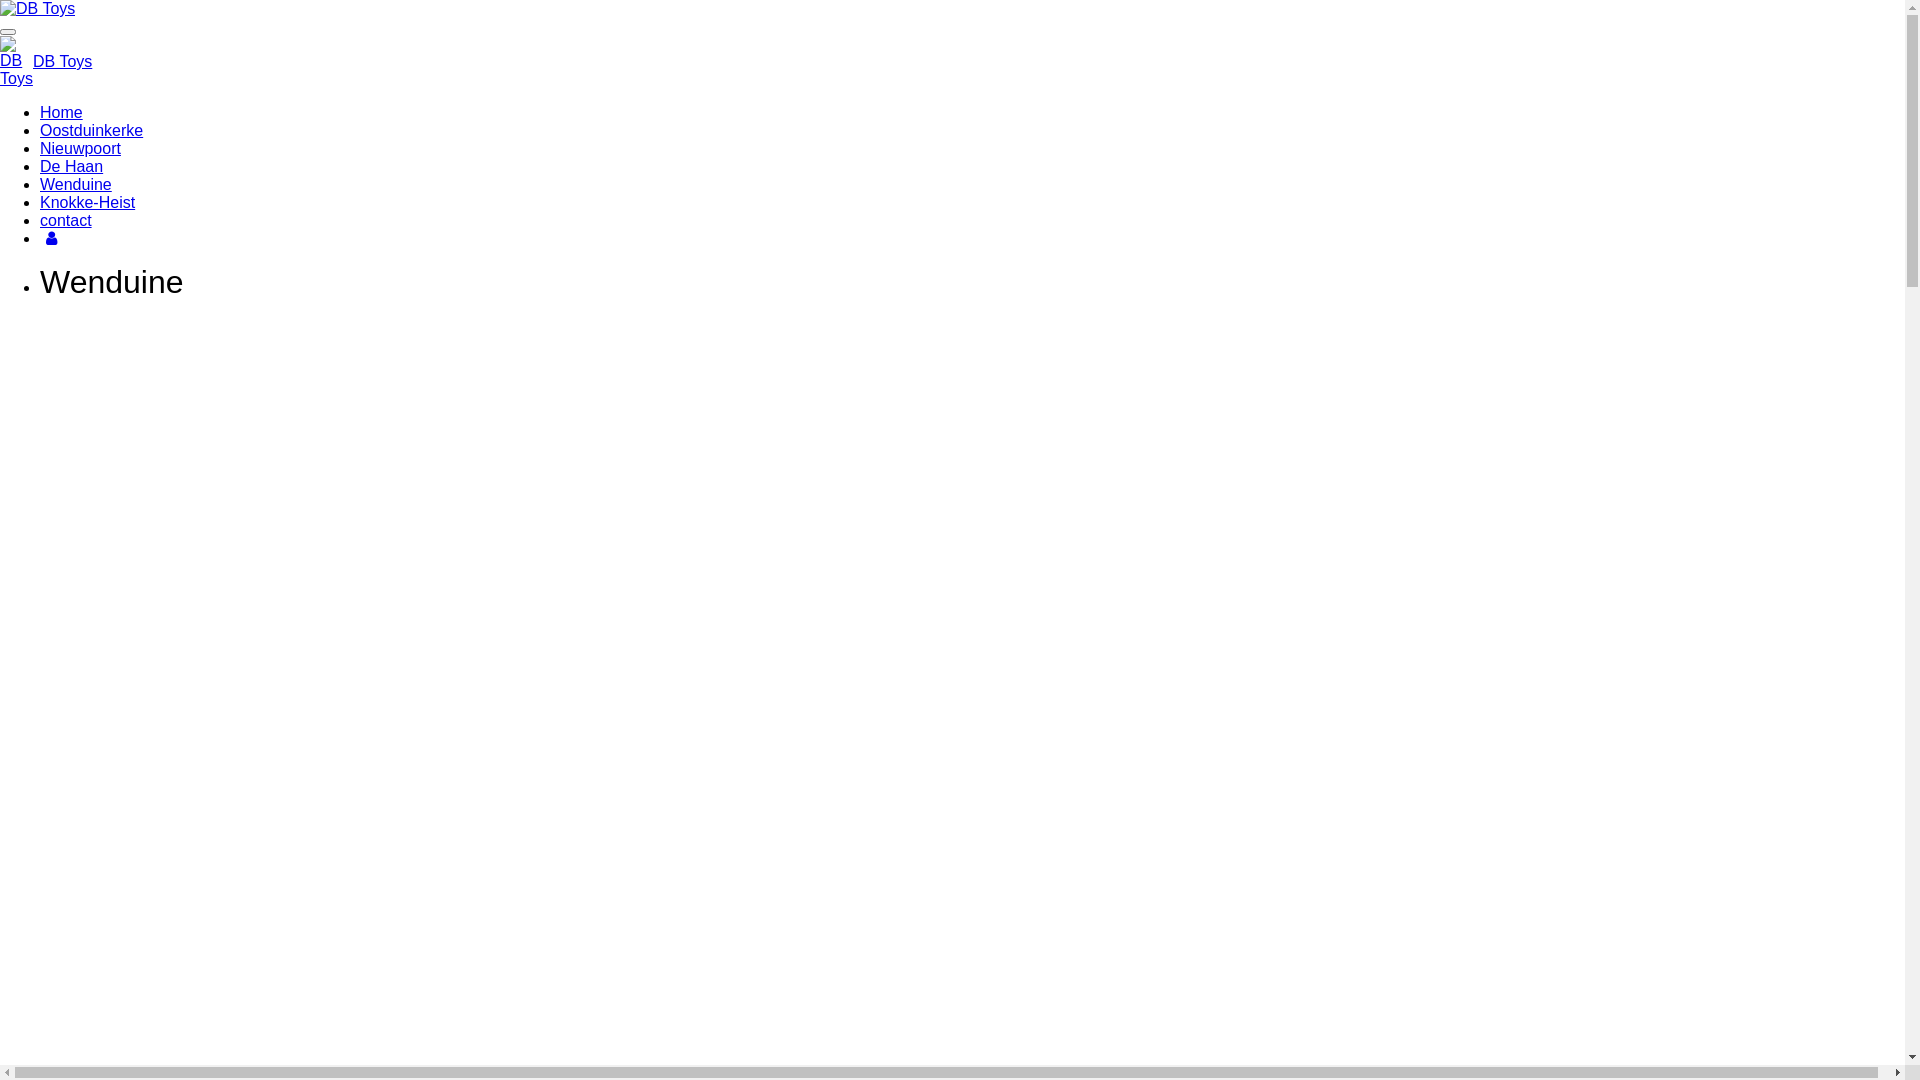  I want to click on 'Account', so click(51, 237).